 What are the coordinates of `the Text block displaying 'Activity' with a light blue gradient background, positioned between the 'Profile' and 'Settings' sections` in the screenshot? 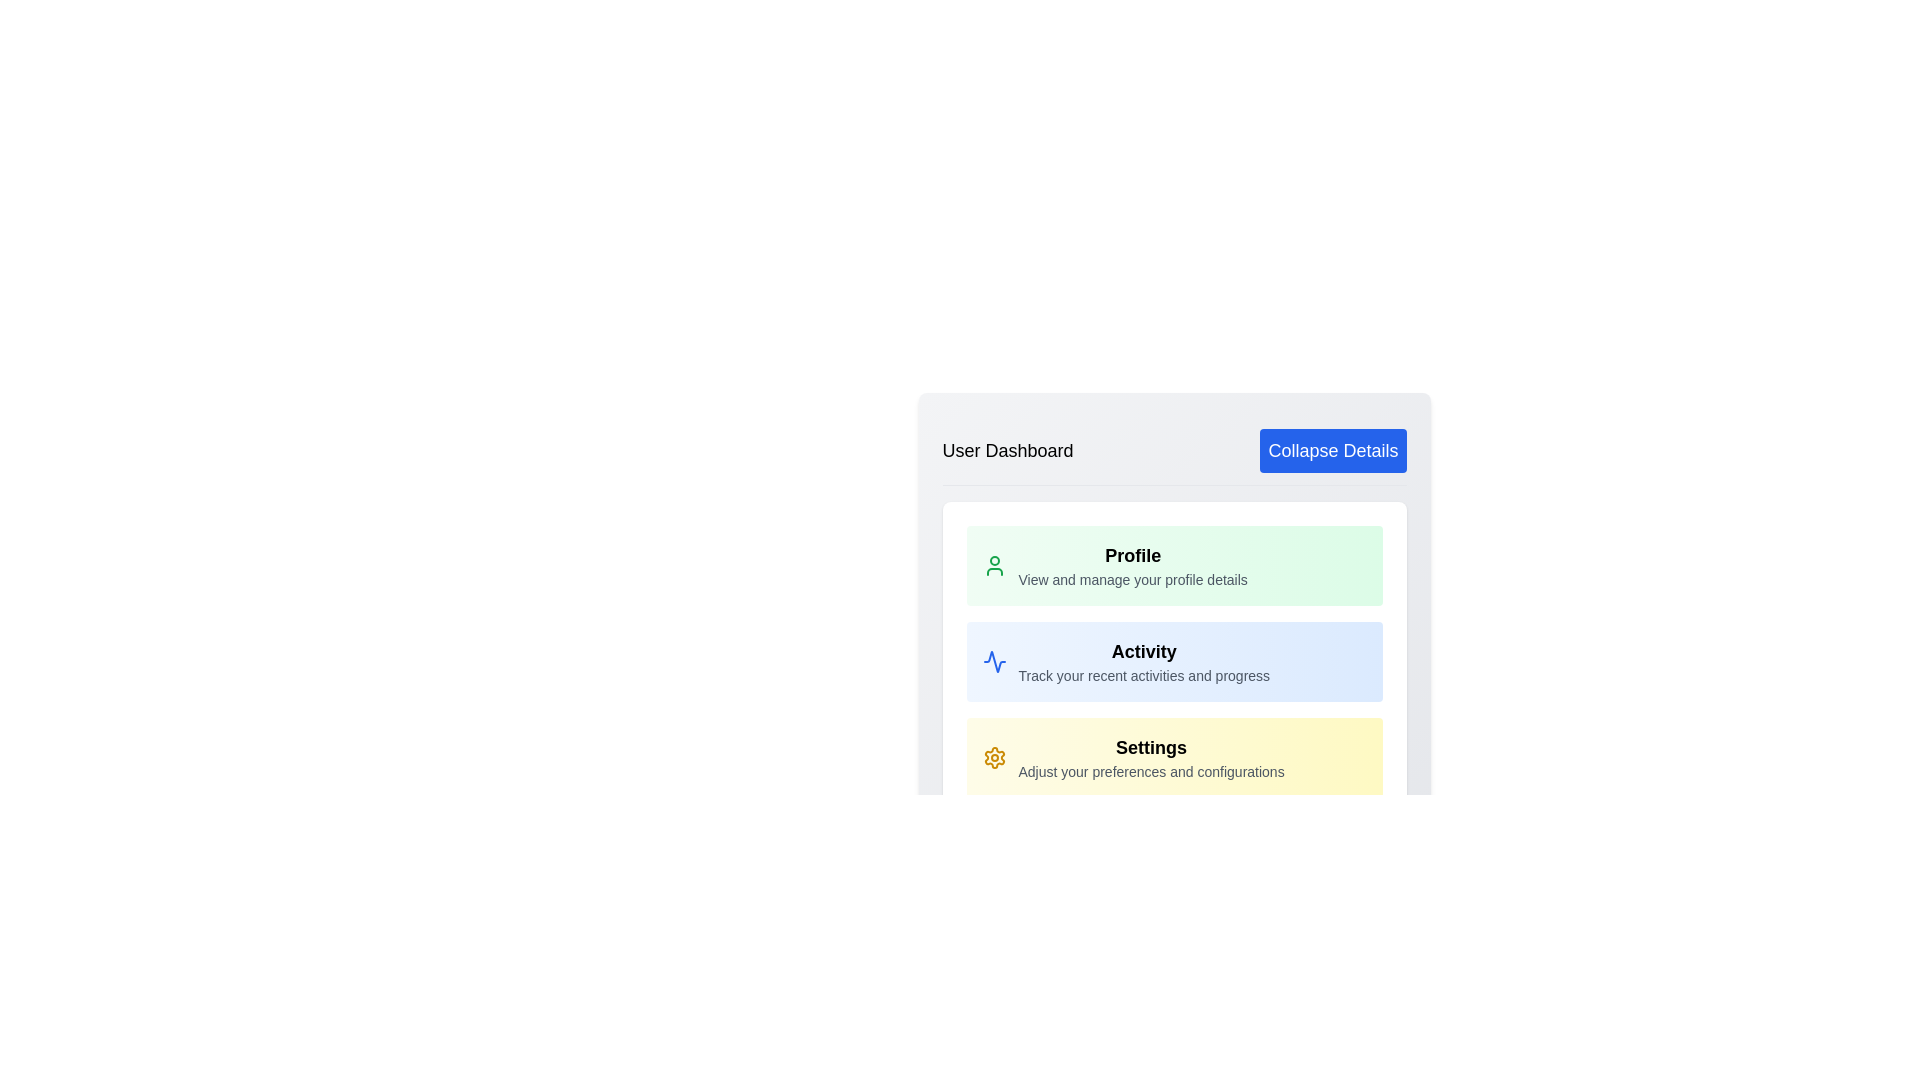 It's located at (1144, 662).